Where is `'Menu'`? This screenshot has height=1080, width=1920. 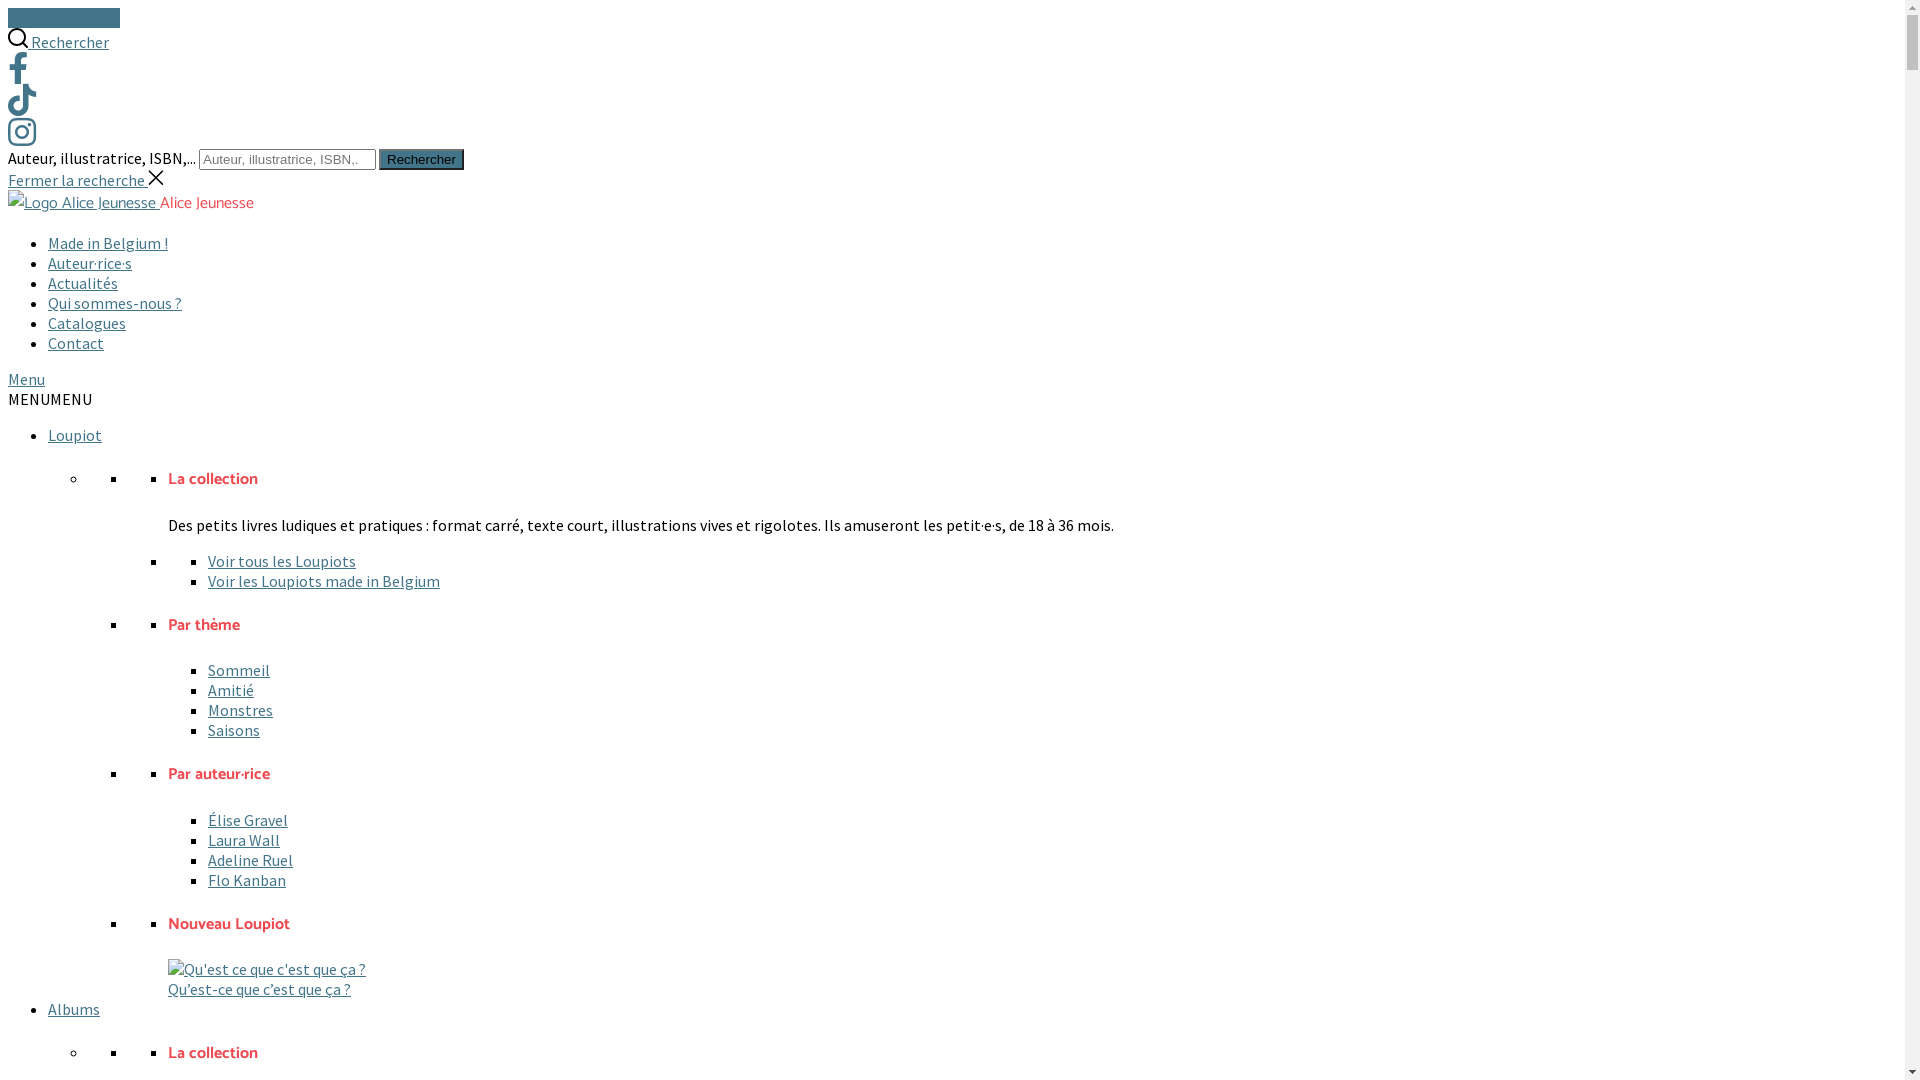 'Menu' is located at coordinates (951, 378).